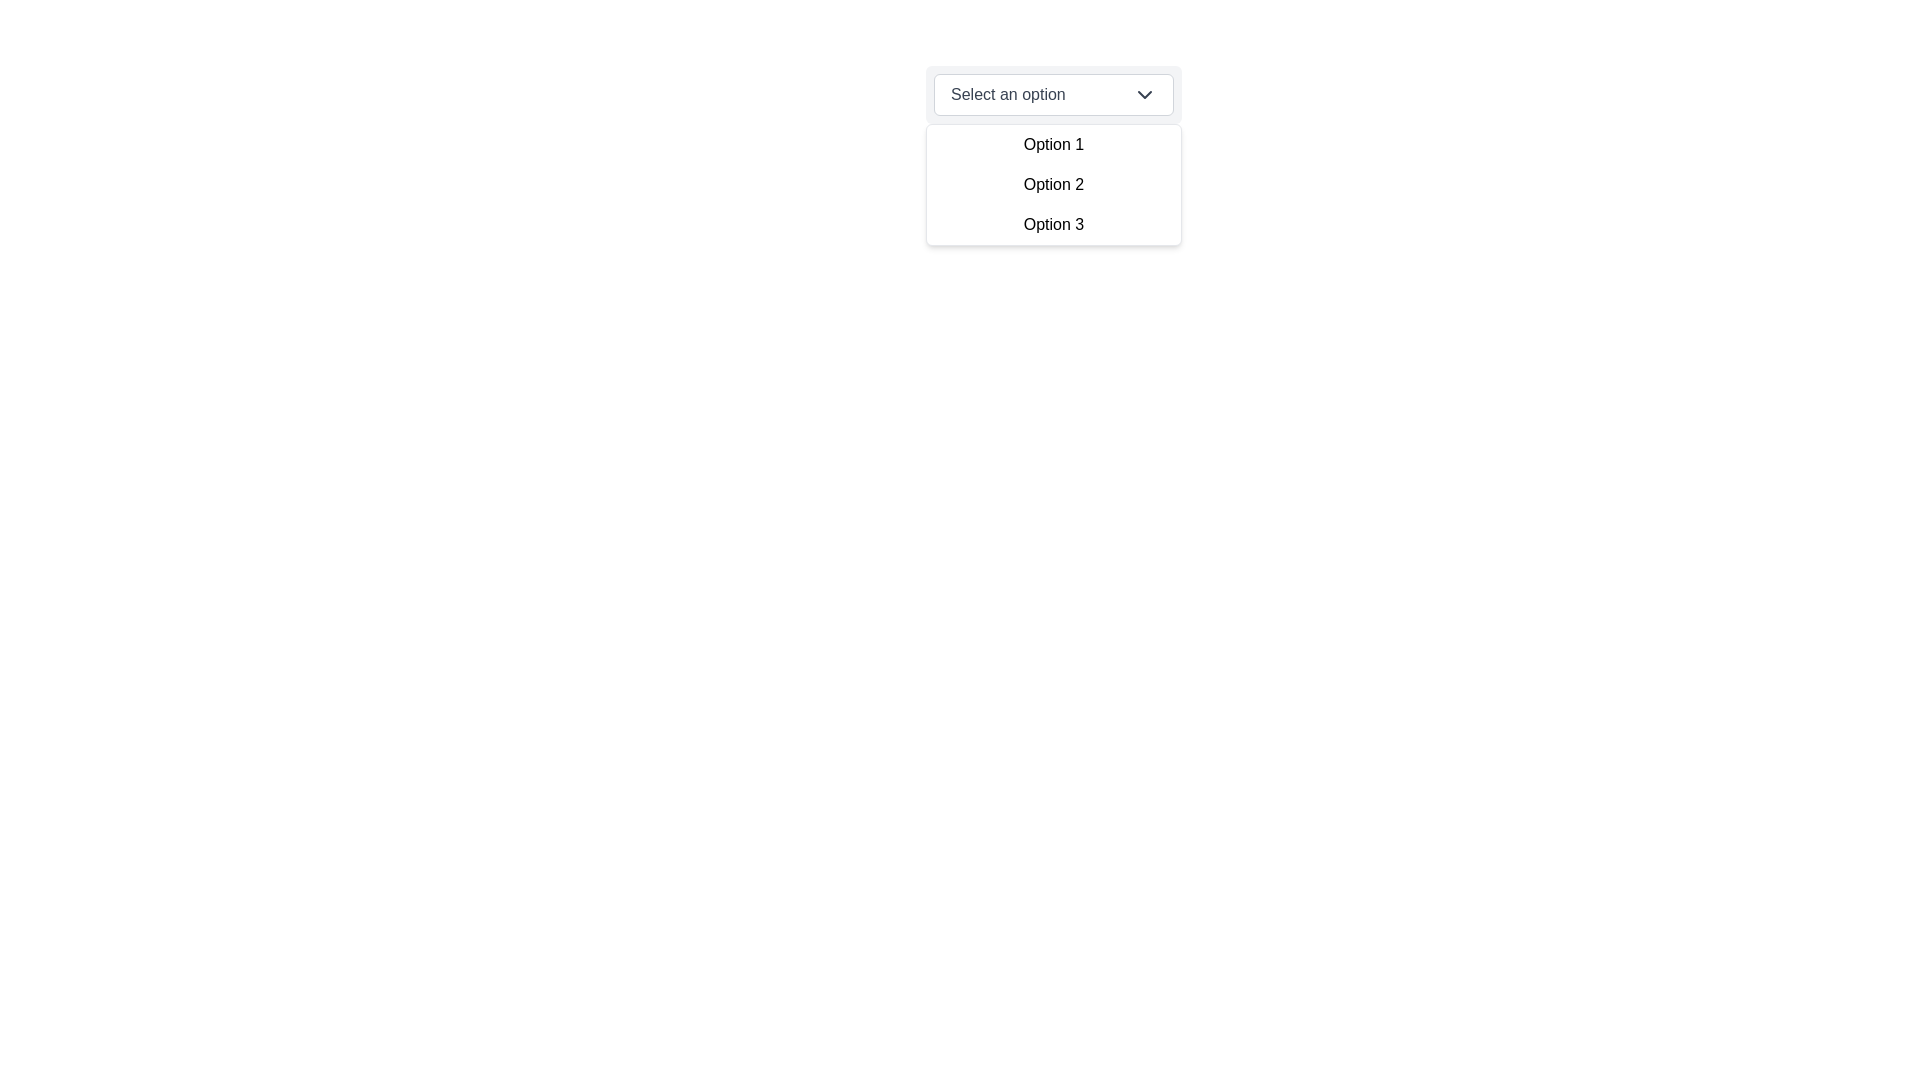 This screenshot has height=1080, width=1920. Describe the element at coordinates (1053, 224) in the screenshot. I see `the dropdown menu option labeled 'Option 3', which is the third item in a list of three options in a dropdown menu` at that location.